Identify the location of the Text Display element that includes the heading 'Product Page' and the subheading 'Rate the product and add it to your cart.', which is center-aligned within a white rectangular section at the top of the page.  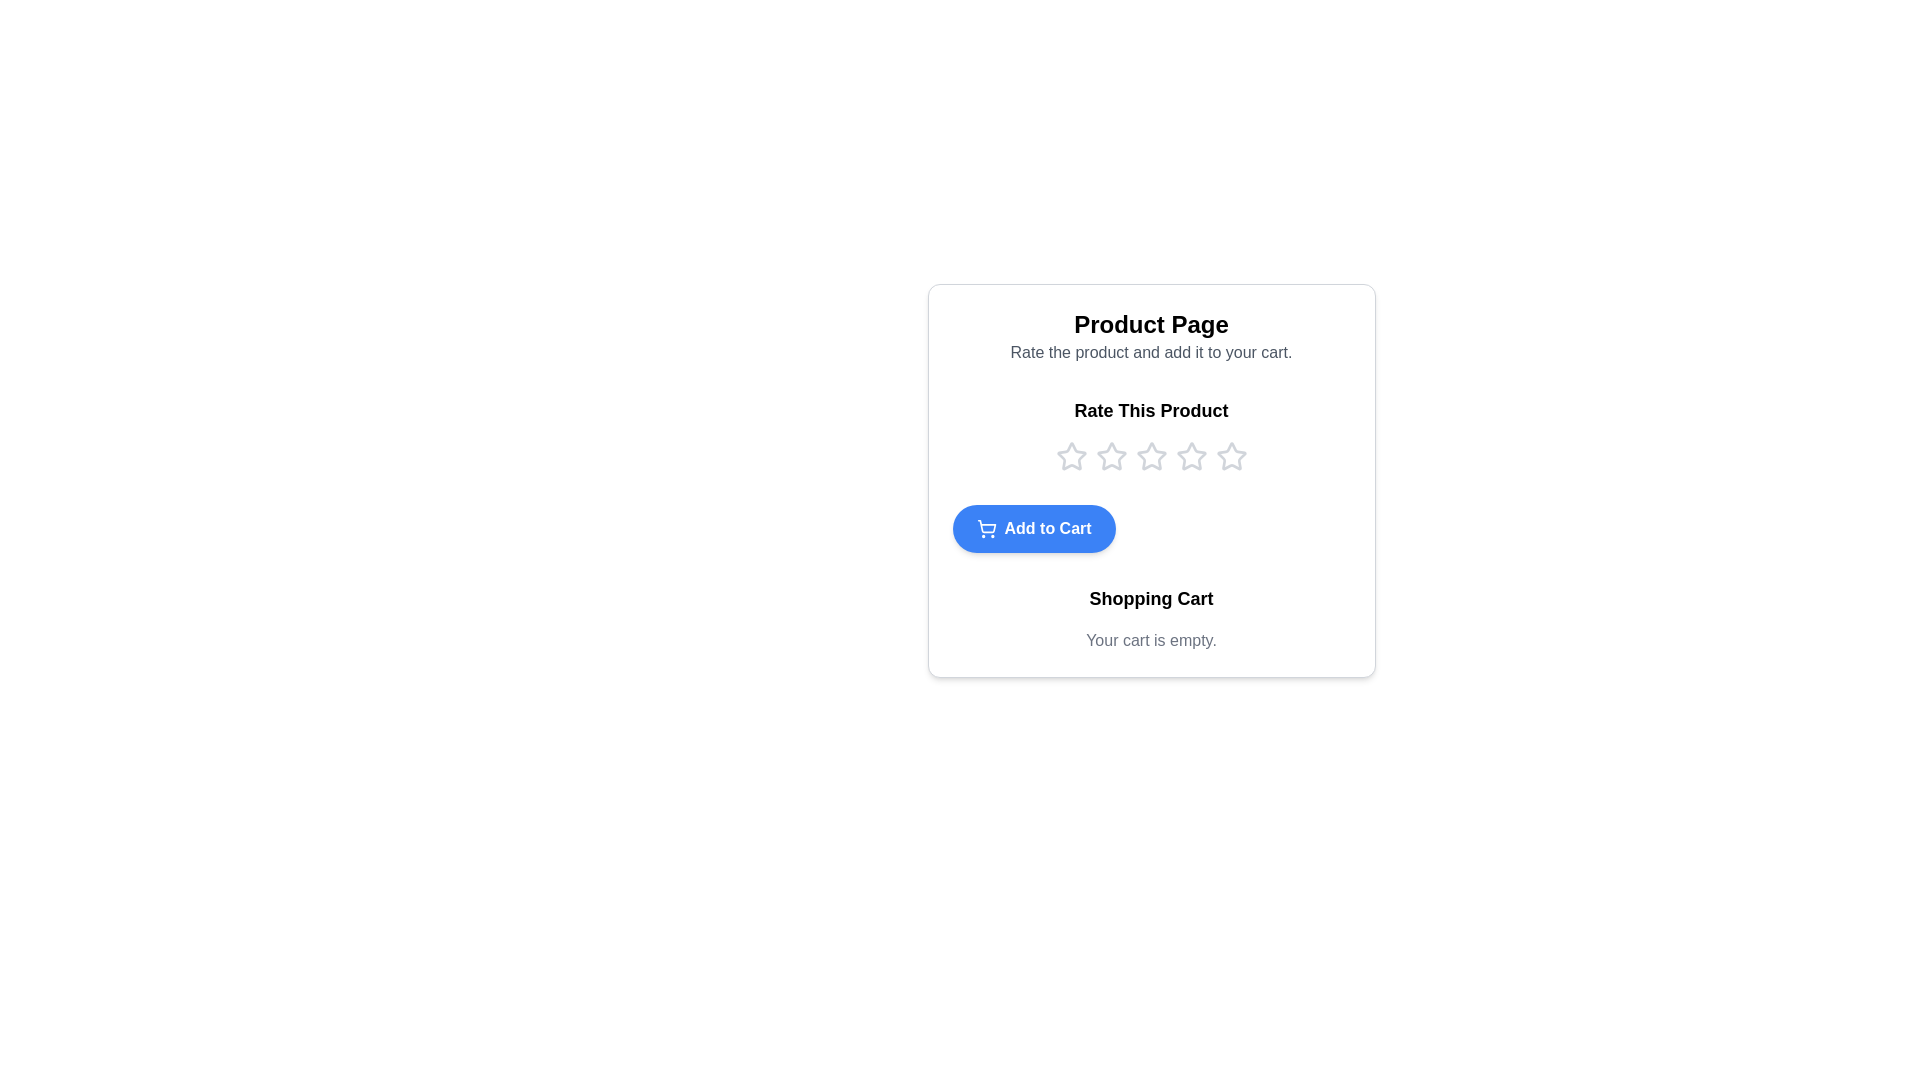
(1151, 335).